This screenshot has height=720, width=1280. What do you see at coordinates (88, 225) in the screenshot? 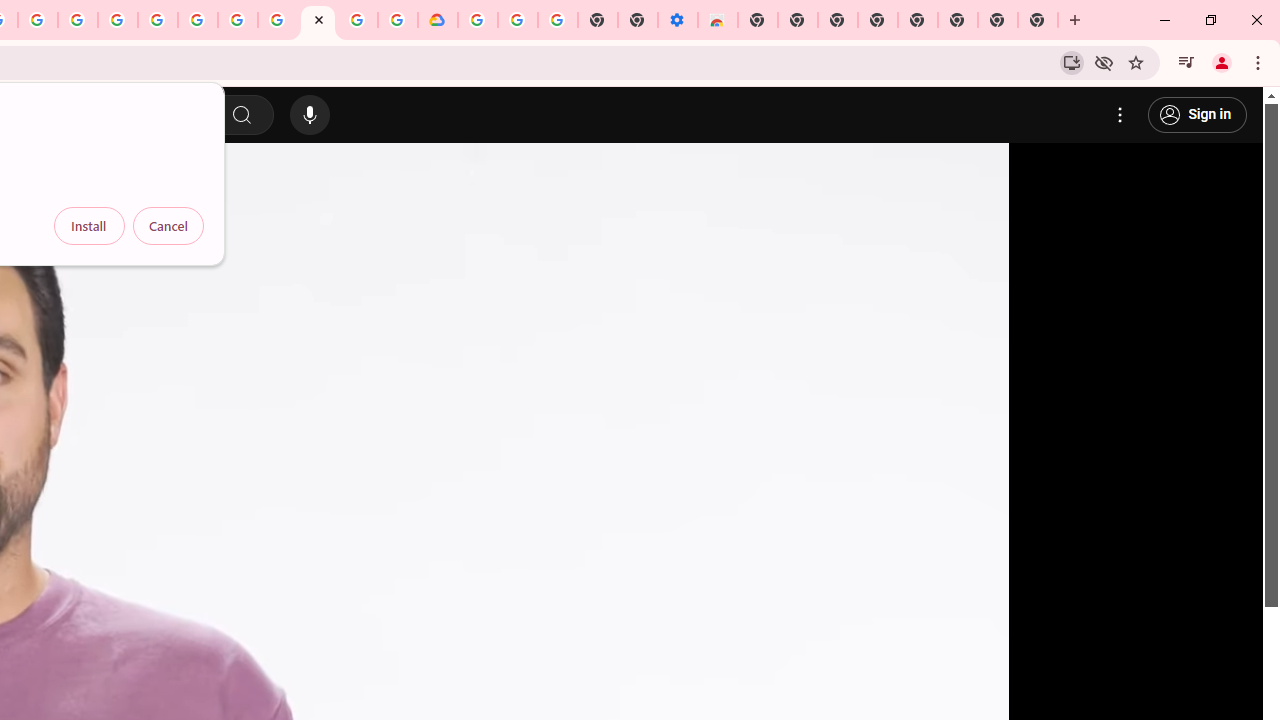
I see `'Install'` at bounding box center [88, 225].